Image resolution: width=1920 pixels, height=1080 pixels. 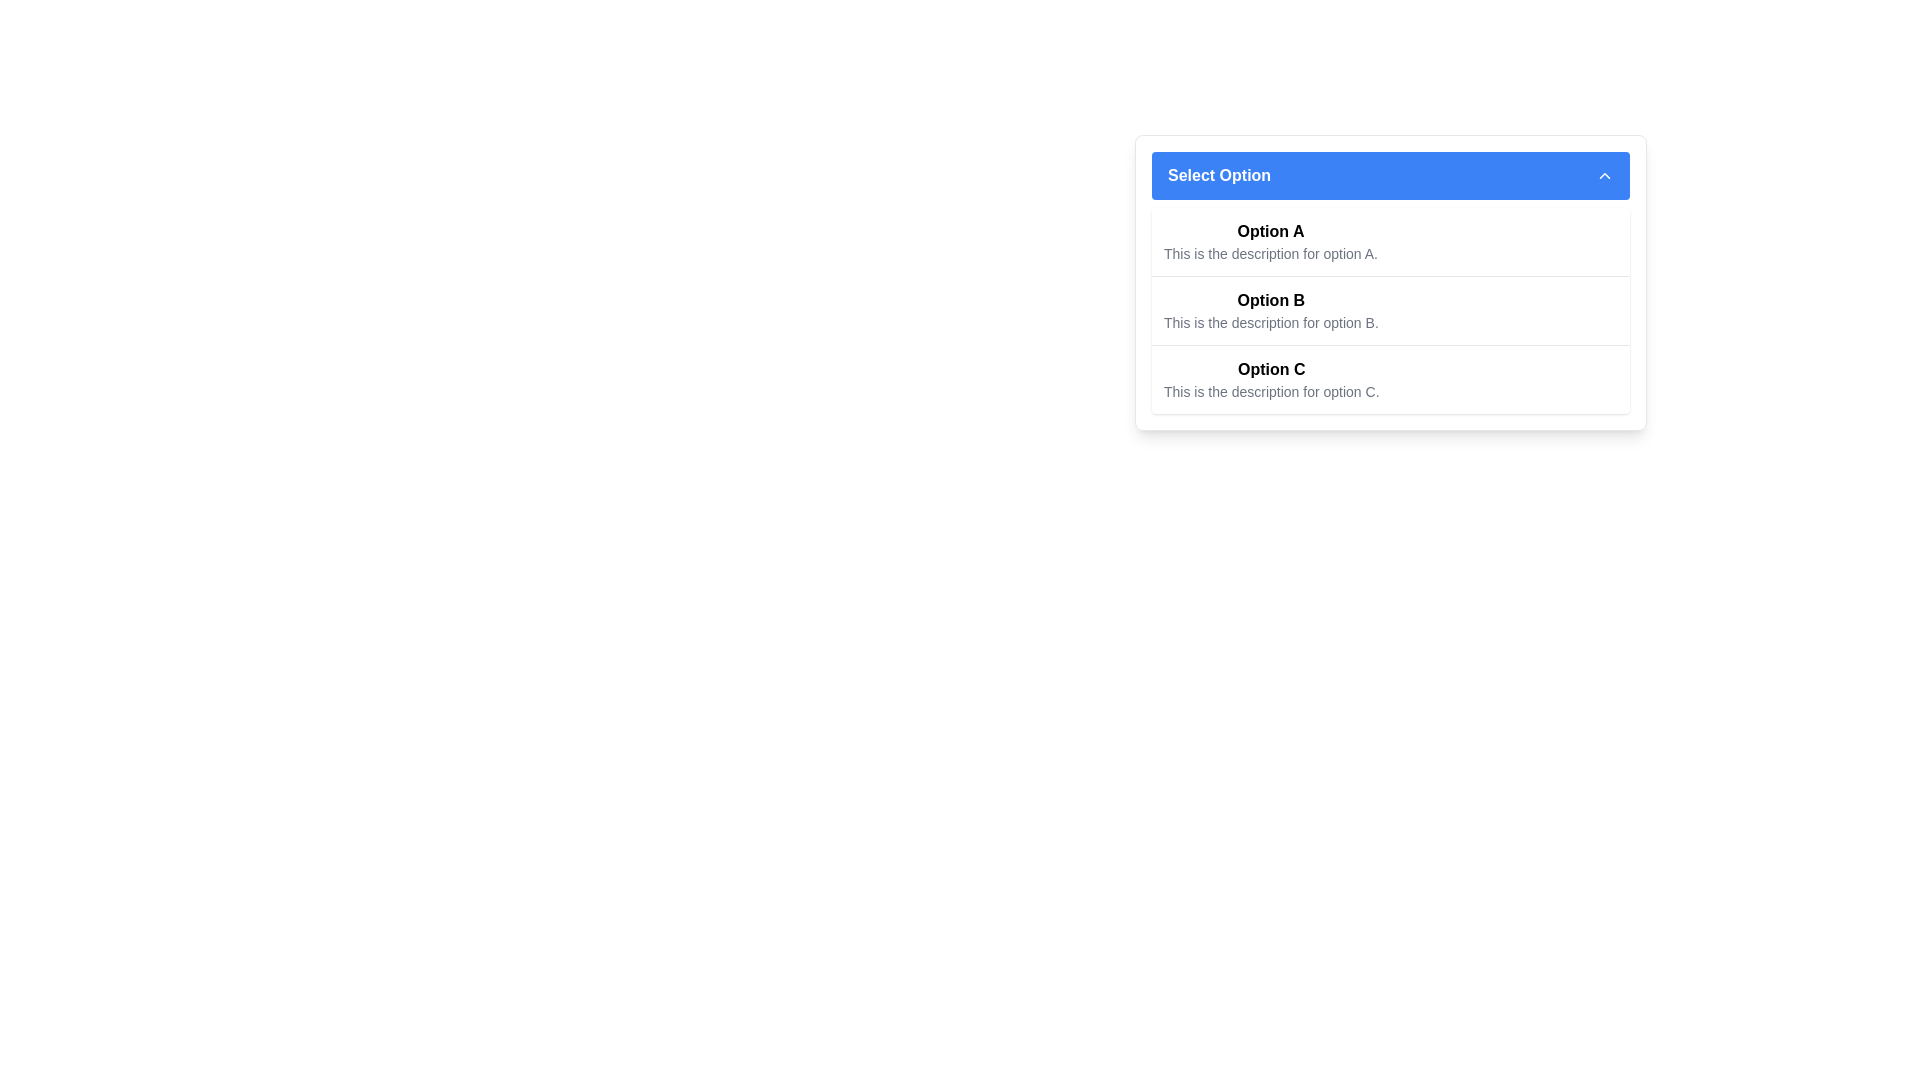 I want to click on the text label for 'Option B', which is the second bold option in a list, so click(x=1270, y=300).